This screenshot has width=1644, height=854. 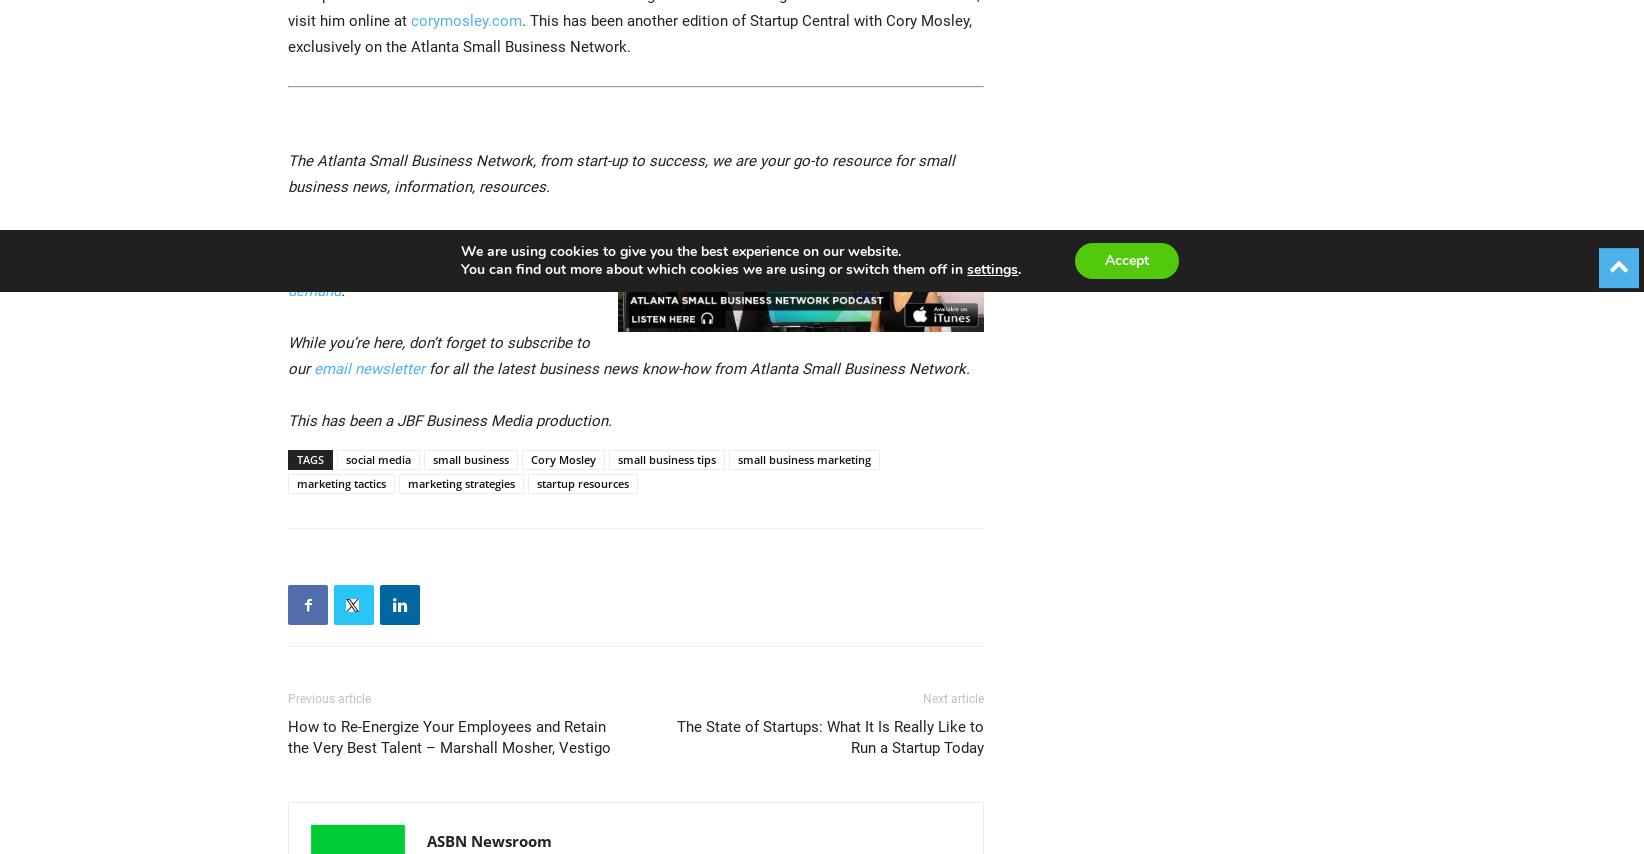 I want to click on 'settings', so click(x=991, y=268).